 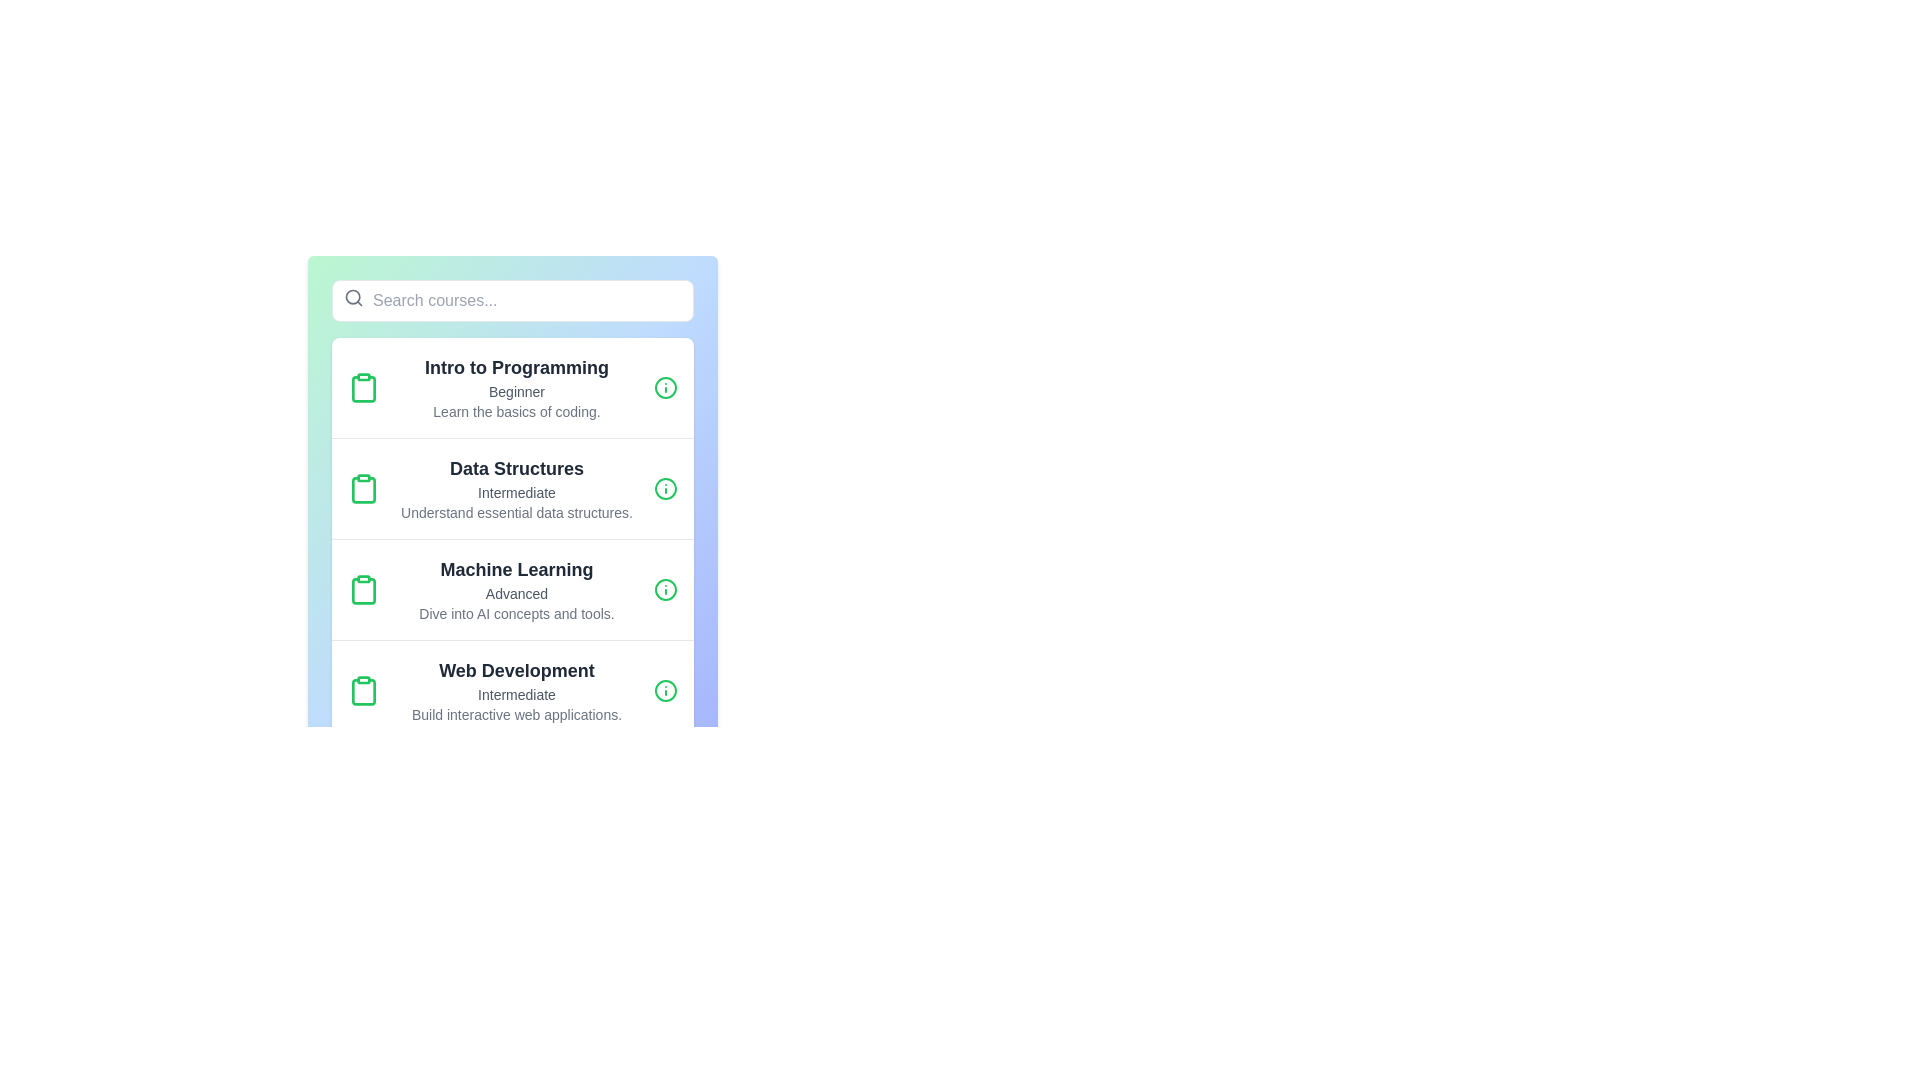 What do you see at coordinates (364, 489) in the screenshot?
I see `the icon used as a visual identifier for the 'Data Structures' section located on the left side of the entry titled 'Data Structures'` at bounding box center [364, 489].